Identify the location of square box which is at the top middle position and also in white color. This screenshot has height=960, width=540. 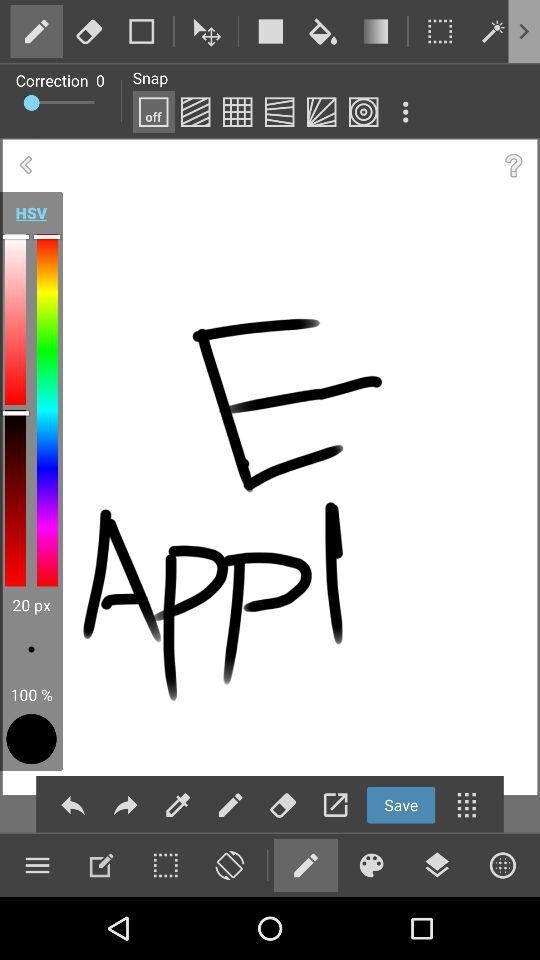
(270, 30).